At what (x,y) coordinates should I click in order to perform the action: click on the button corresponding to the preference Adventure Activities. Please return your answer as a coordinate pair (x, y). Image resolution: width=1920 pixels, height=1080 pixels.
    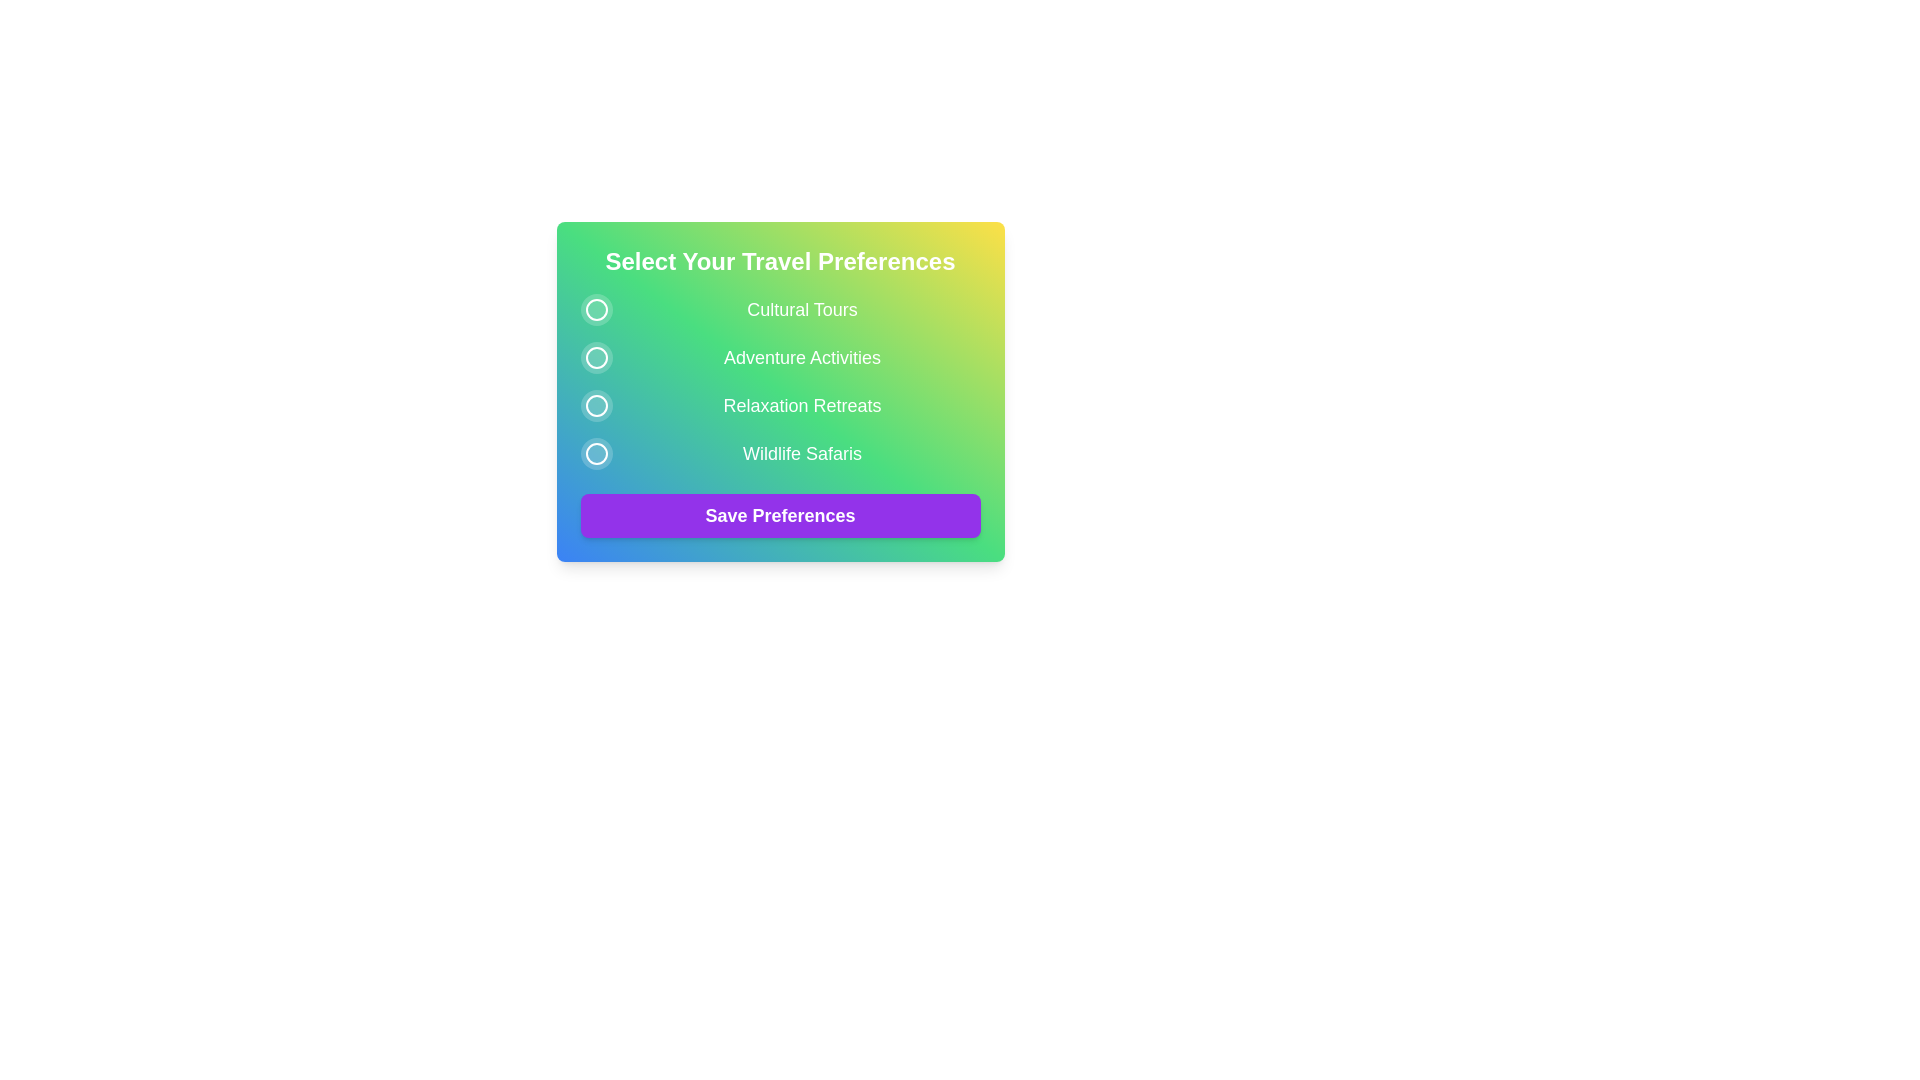
    Looking at the image, I should click on (595, 357).